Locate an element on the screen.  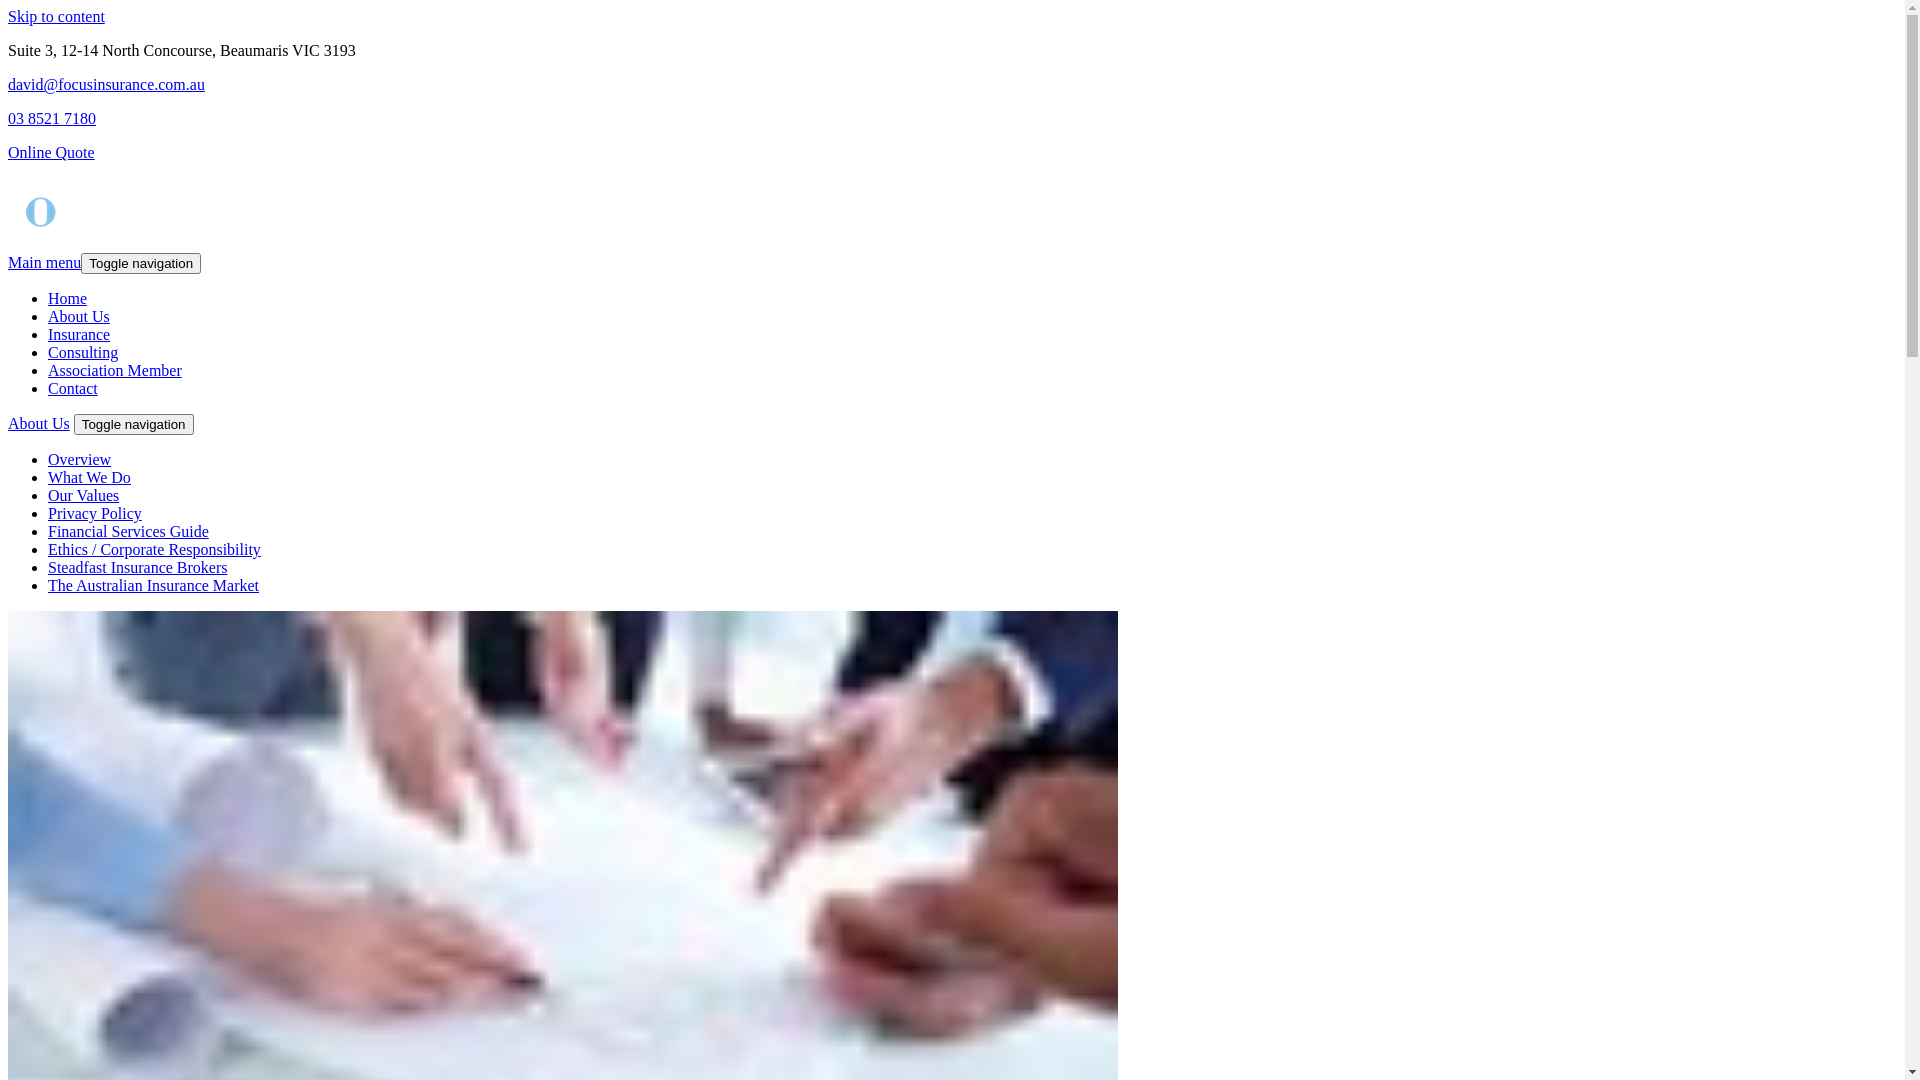
'Financial Services Guide' is located at coordinates (127, 530).